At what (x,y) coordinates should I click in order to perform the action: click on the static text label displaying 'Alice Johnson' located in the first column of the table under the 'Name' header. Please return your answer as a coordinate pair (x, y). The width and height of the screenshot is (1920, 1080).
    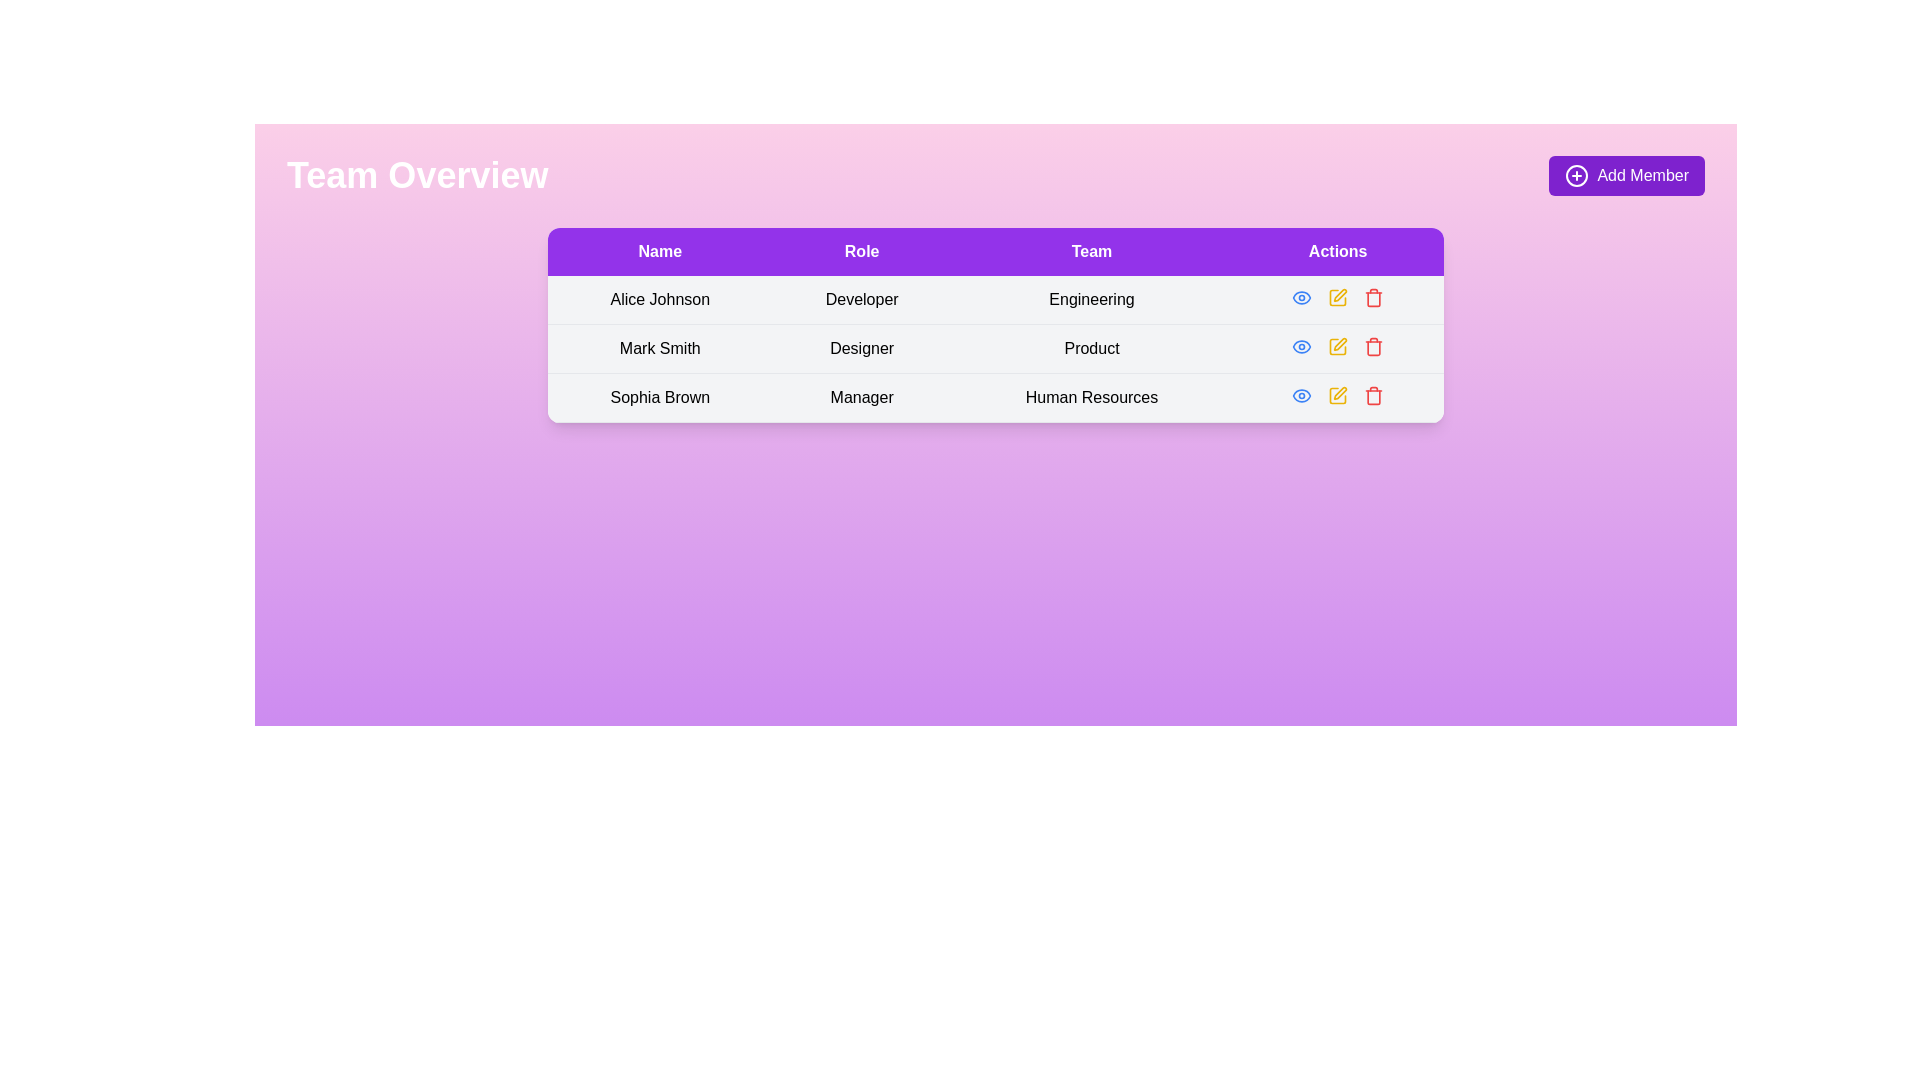
    Looking at the image, I should click on (660, 300).